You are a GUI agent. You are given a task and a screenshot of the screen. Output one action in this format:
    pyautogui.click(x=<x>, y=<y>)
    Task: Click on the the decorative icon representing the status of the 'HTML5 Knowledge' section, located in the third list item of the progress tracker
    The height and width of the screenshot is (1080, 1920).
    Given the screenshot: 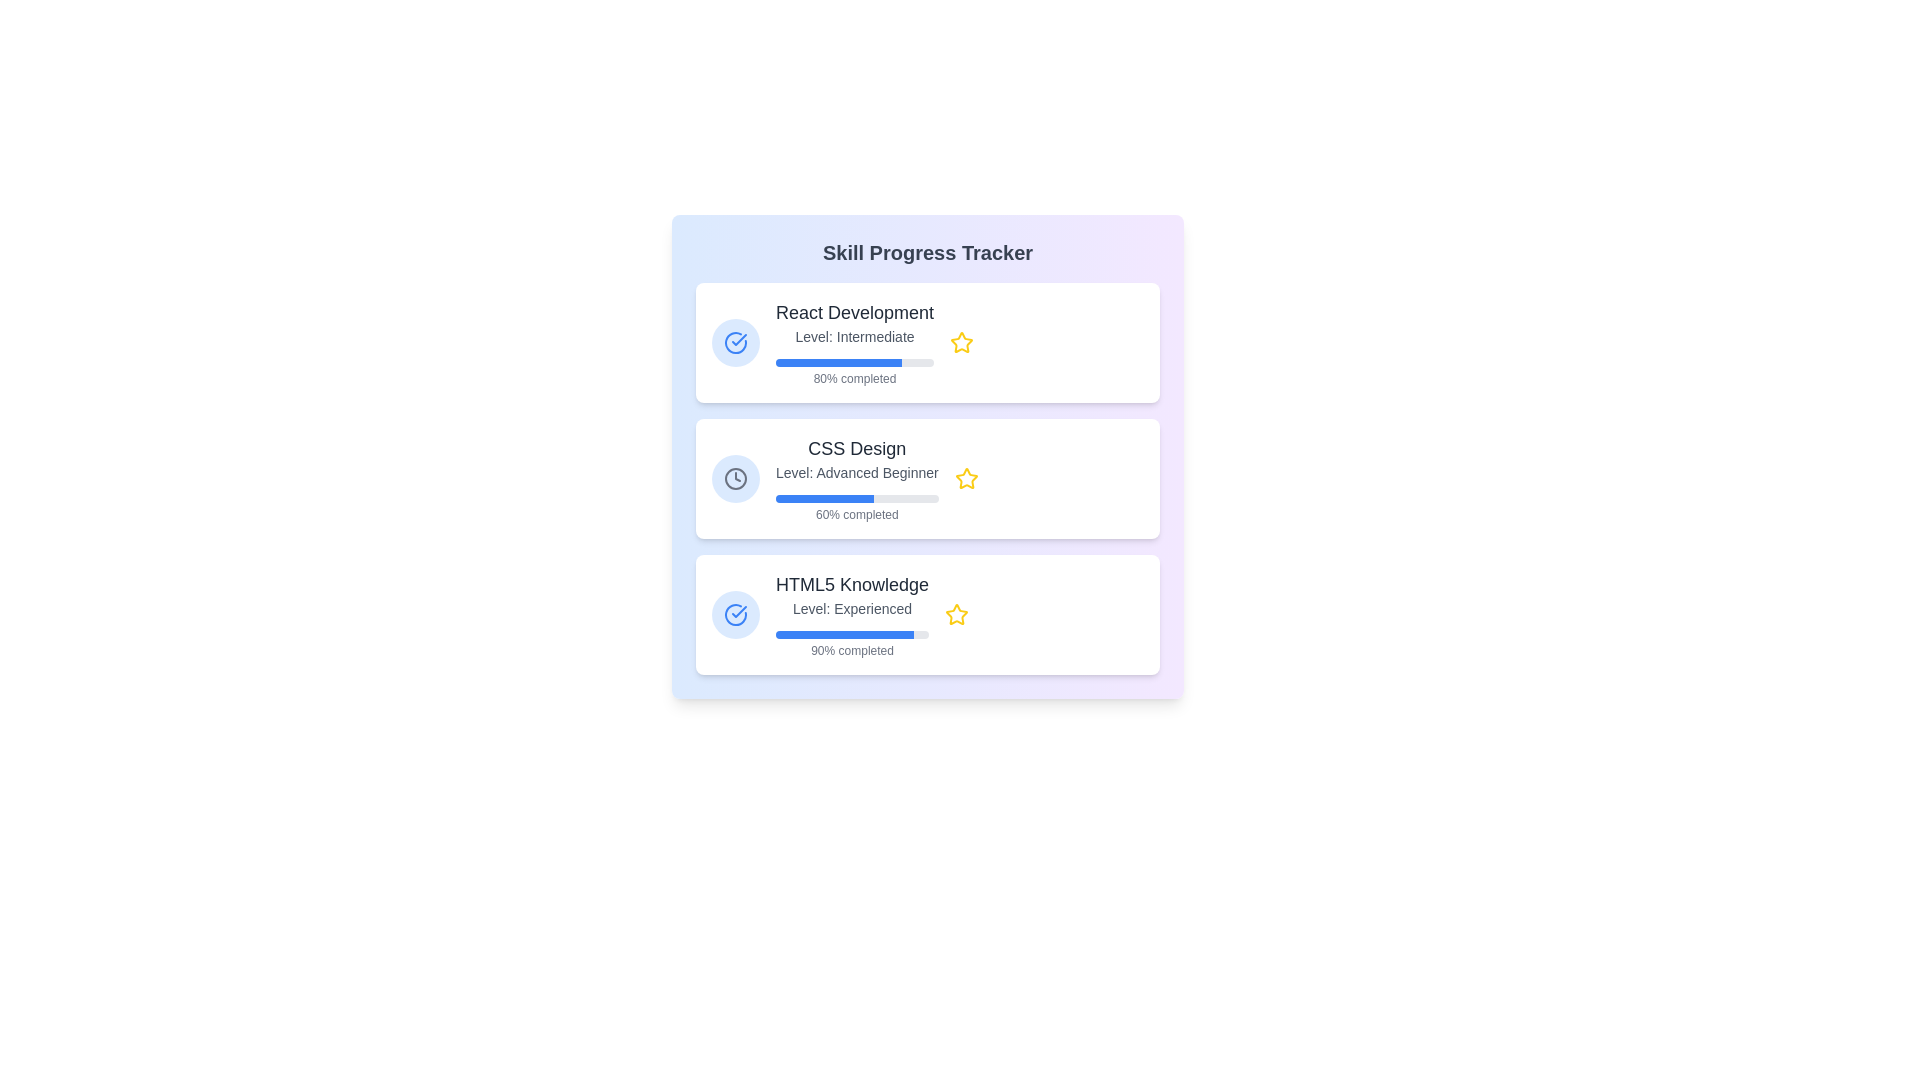 What is the action you would take?
    pyautogui.click(x=734, y=613)
    